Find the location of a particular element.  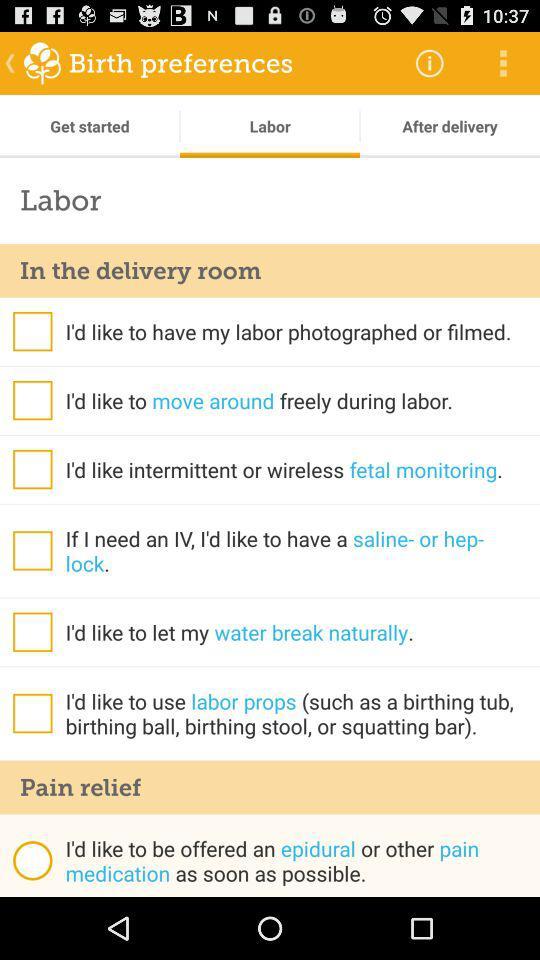

the get started icon is located at coordinates (89, 125).